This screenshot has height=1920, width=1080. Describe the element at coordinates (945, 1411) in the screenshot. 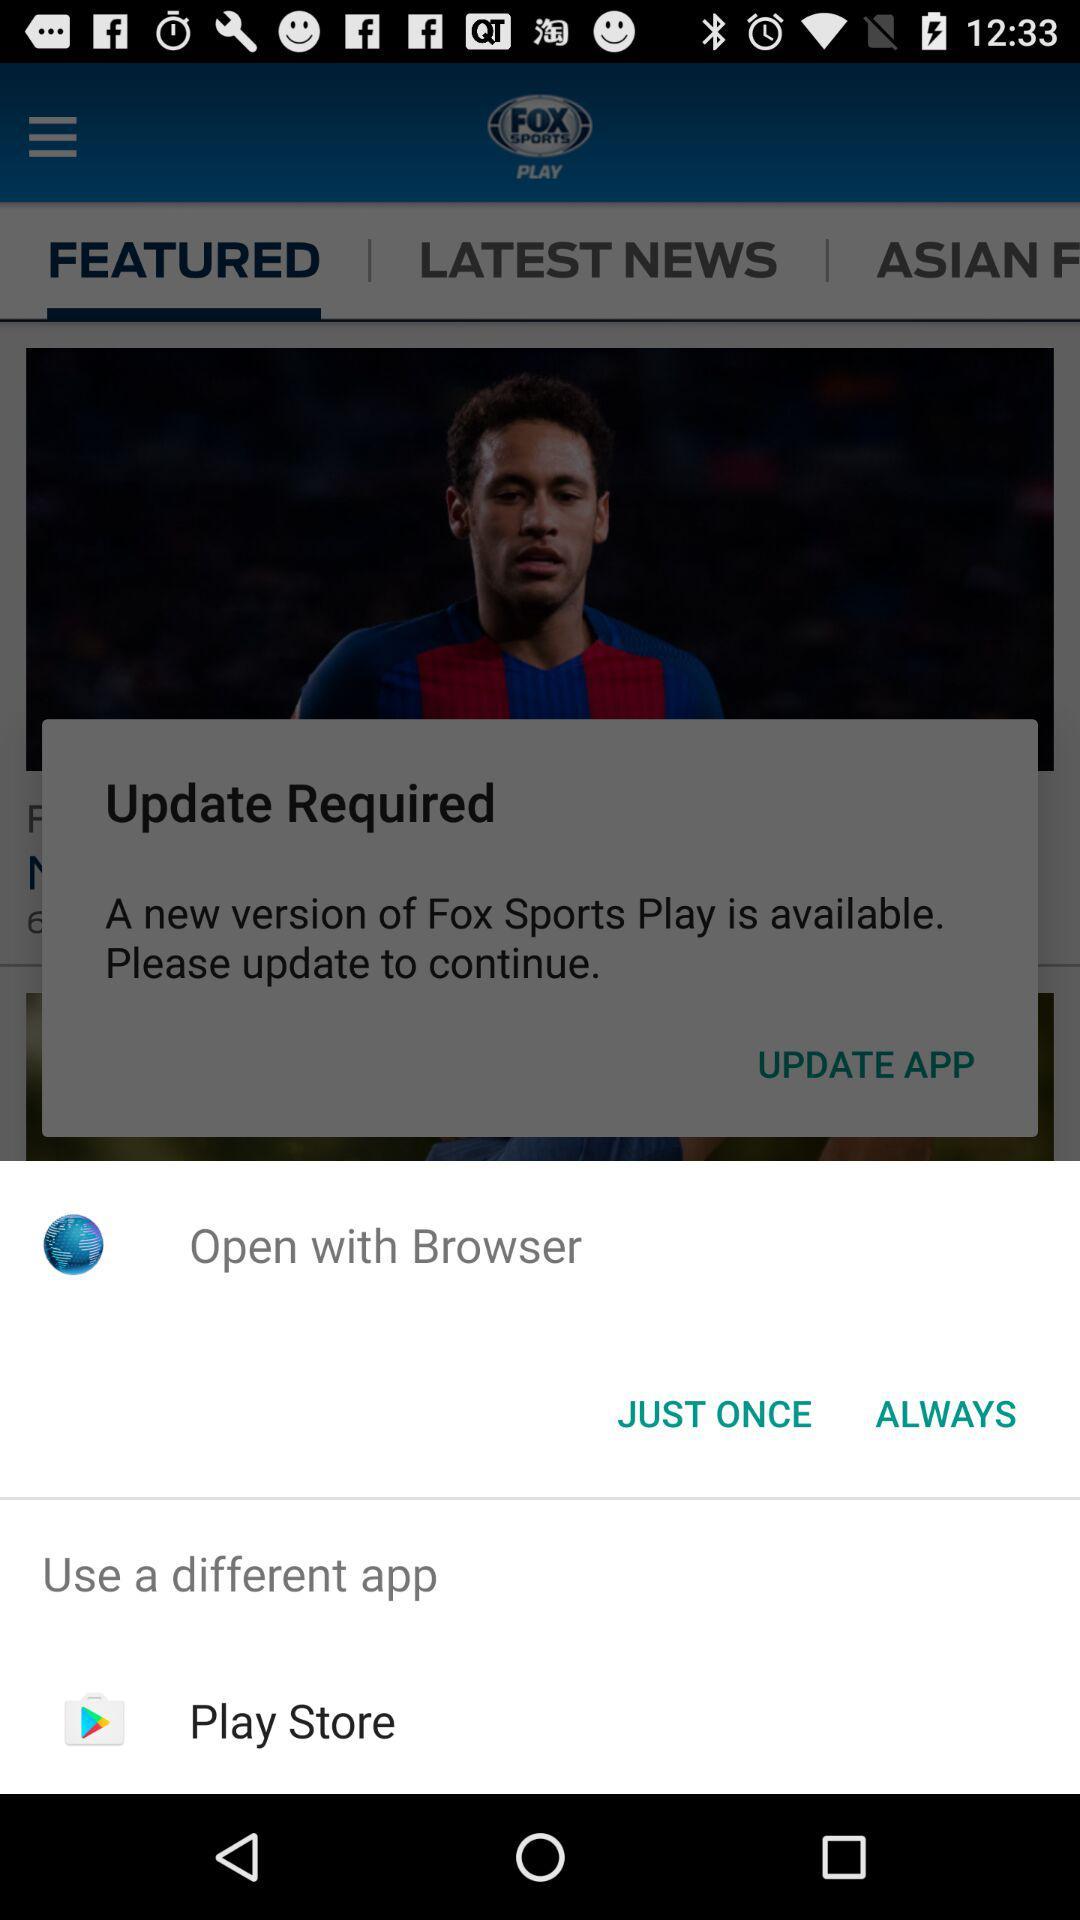

I see `icon to the right of just once` at that location.